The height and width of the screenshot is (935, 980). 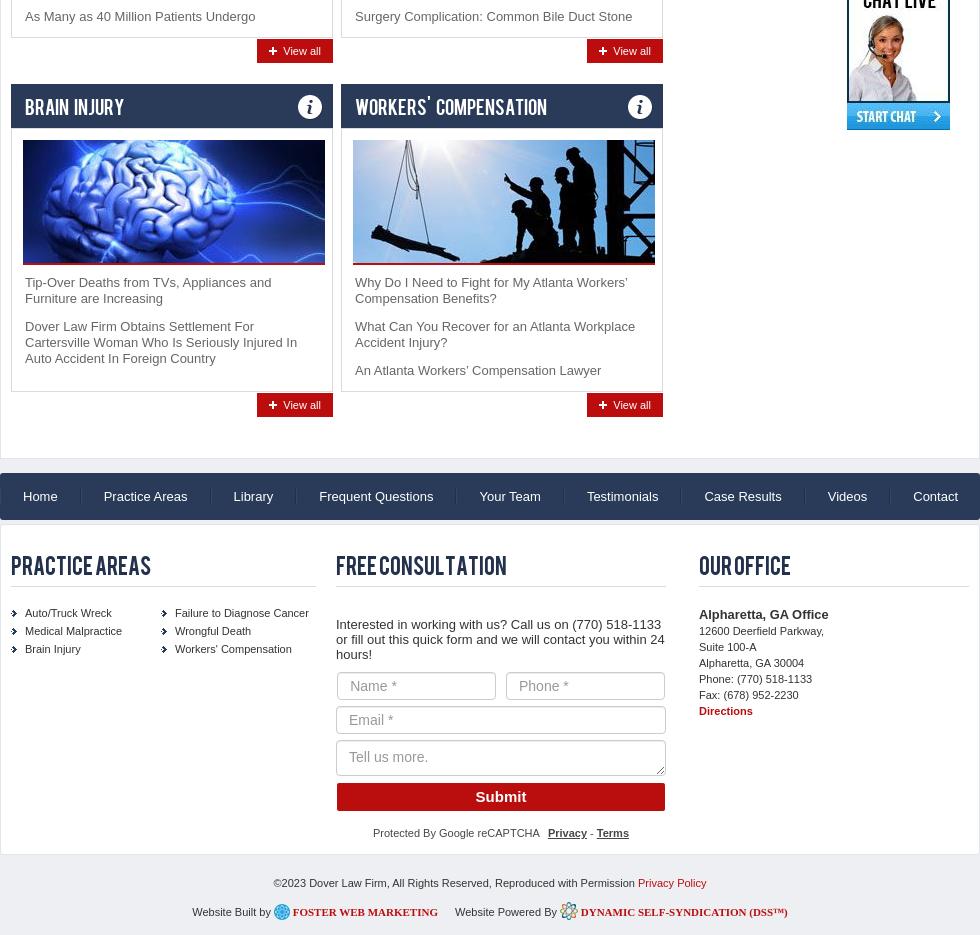 I want to click on '-', so click(x=591, y=832).